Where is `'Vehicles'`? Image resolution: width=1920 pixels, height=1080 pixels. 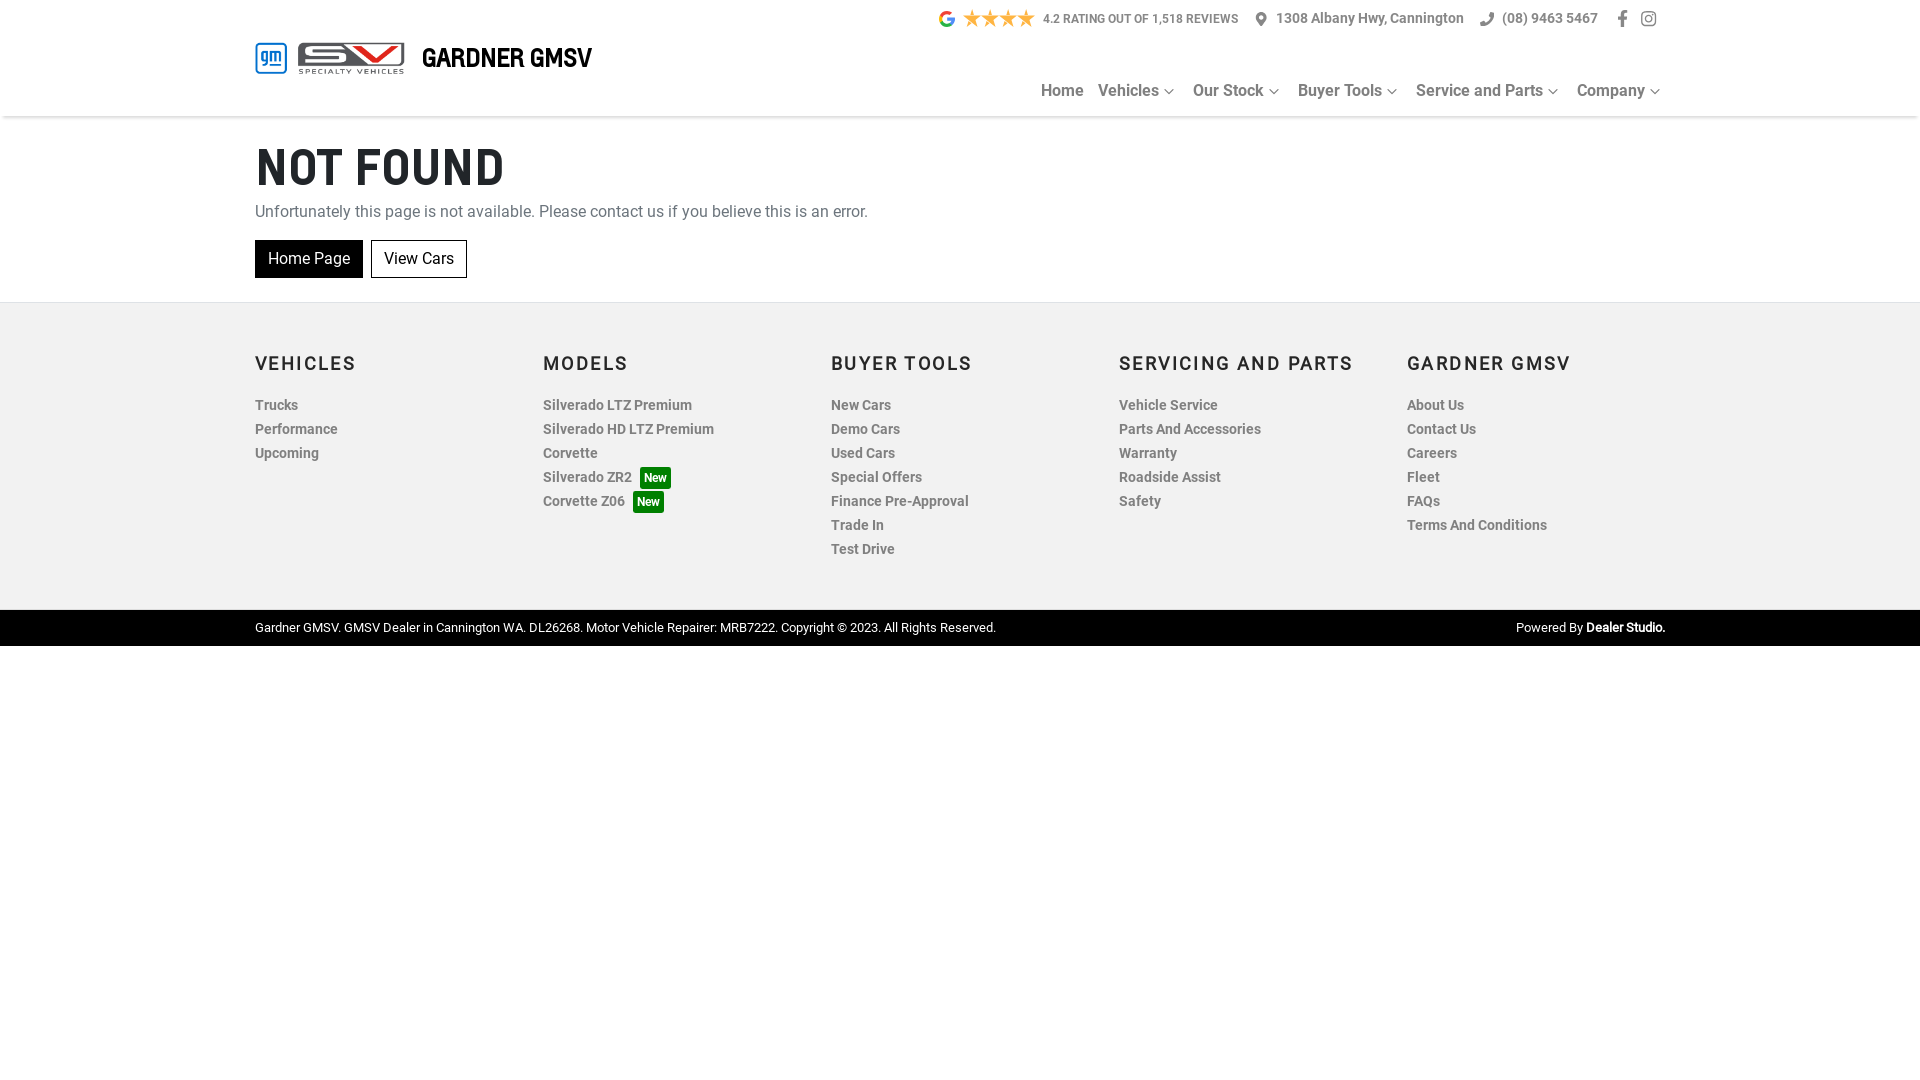 'Vehicles' is located at coordinates (1131, 91).